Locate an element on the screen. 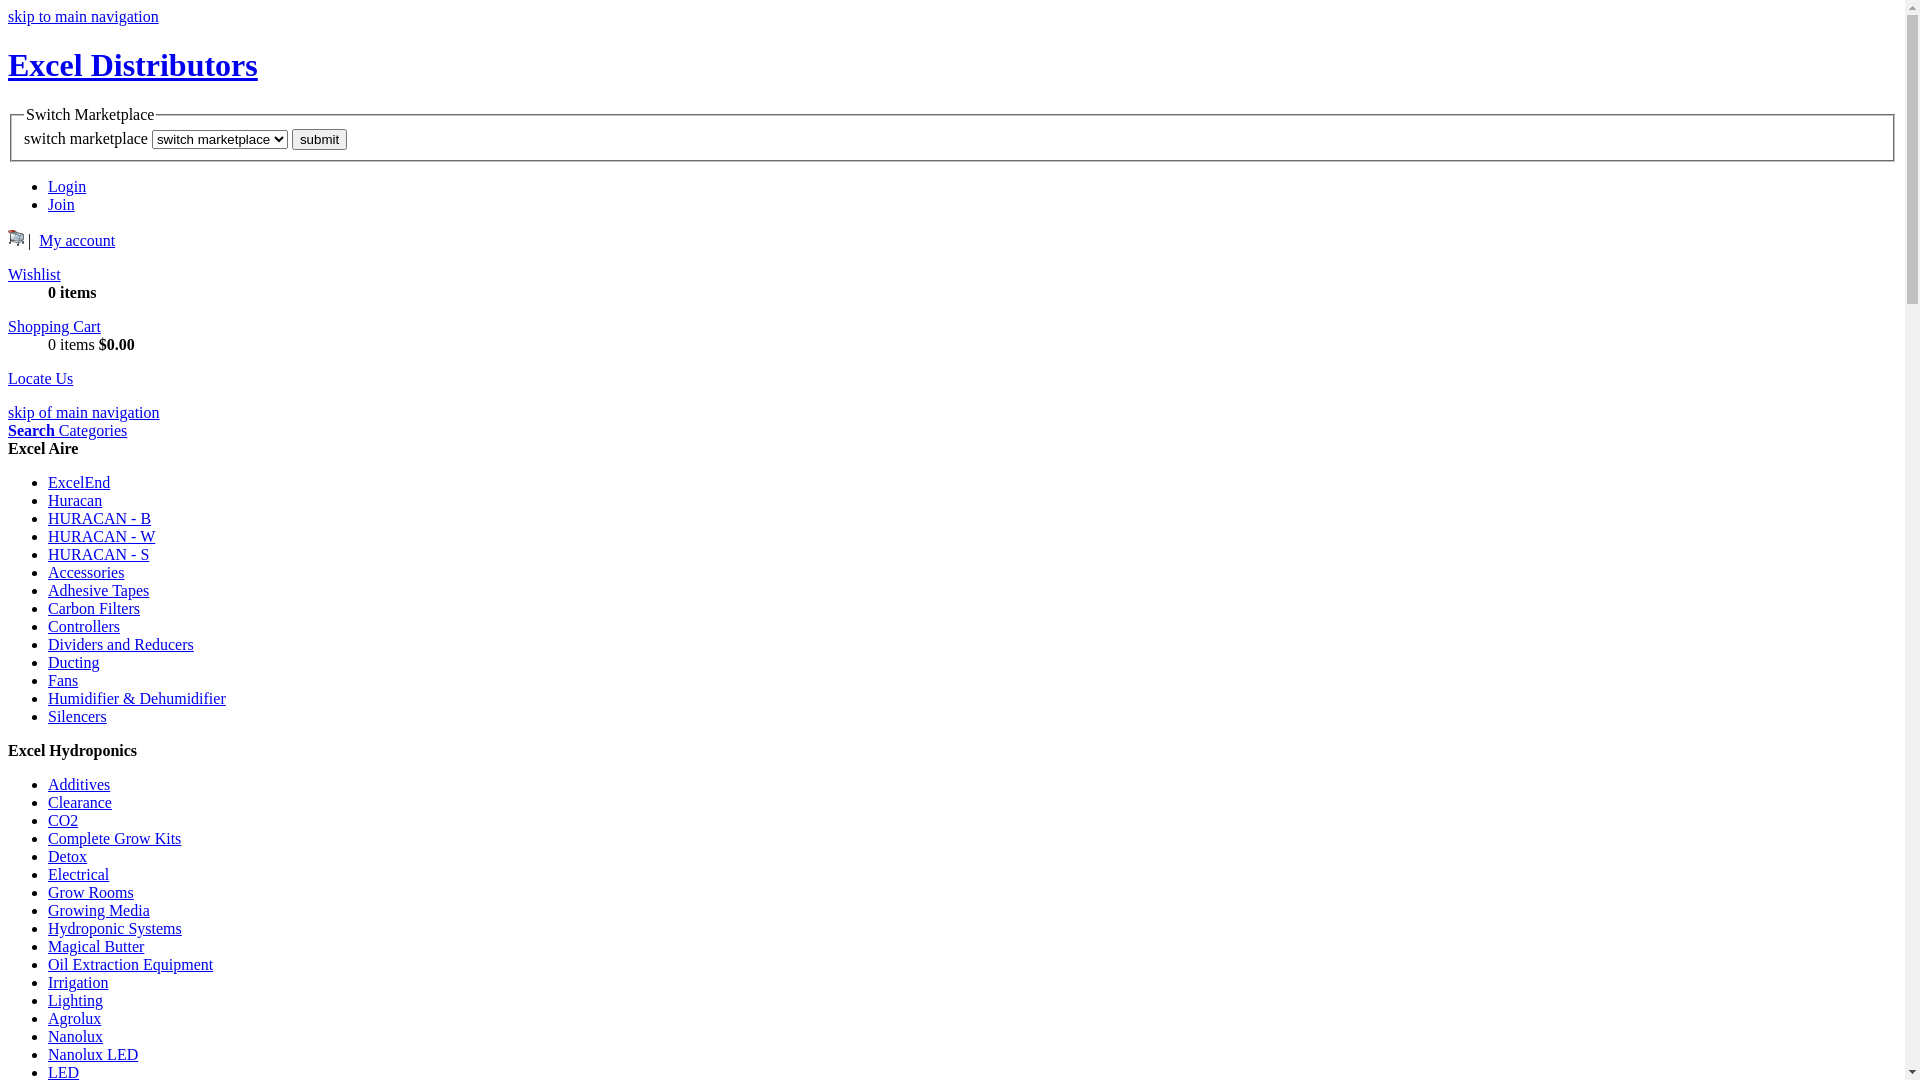  'Search Categories' is located at coordinates (67, 429).